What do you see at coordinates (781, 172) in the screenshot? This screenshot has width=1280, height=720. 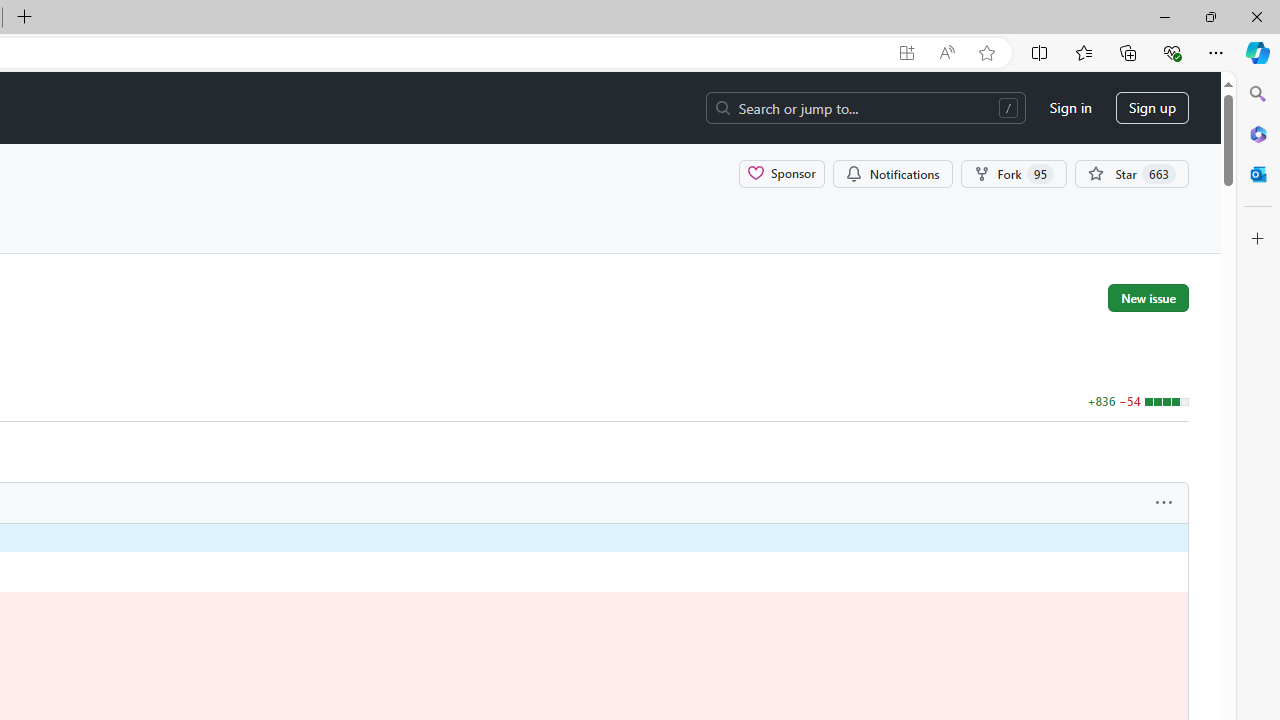 I see `'Sponsor MajkiIT/polish-ads-filter'` at bounding box center [781, 172].